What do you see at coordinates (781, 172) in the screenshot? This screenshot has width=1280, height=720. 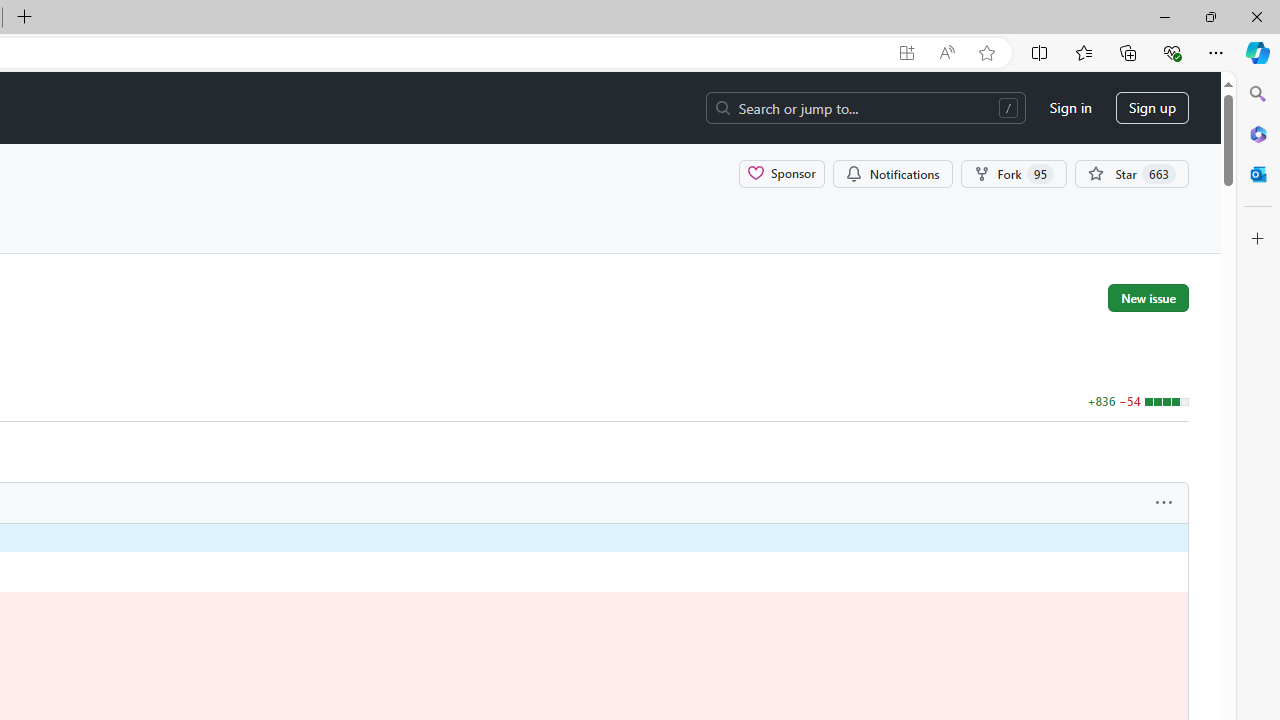 I see `'Sponsor MajkiIT/polish-ads-filter'` at bounding box center [781, 172].